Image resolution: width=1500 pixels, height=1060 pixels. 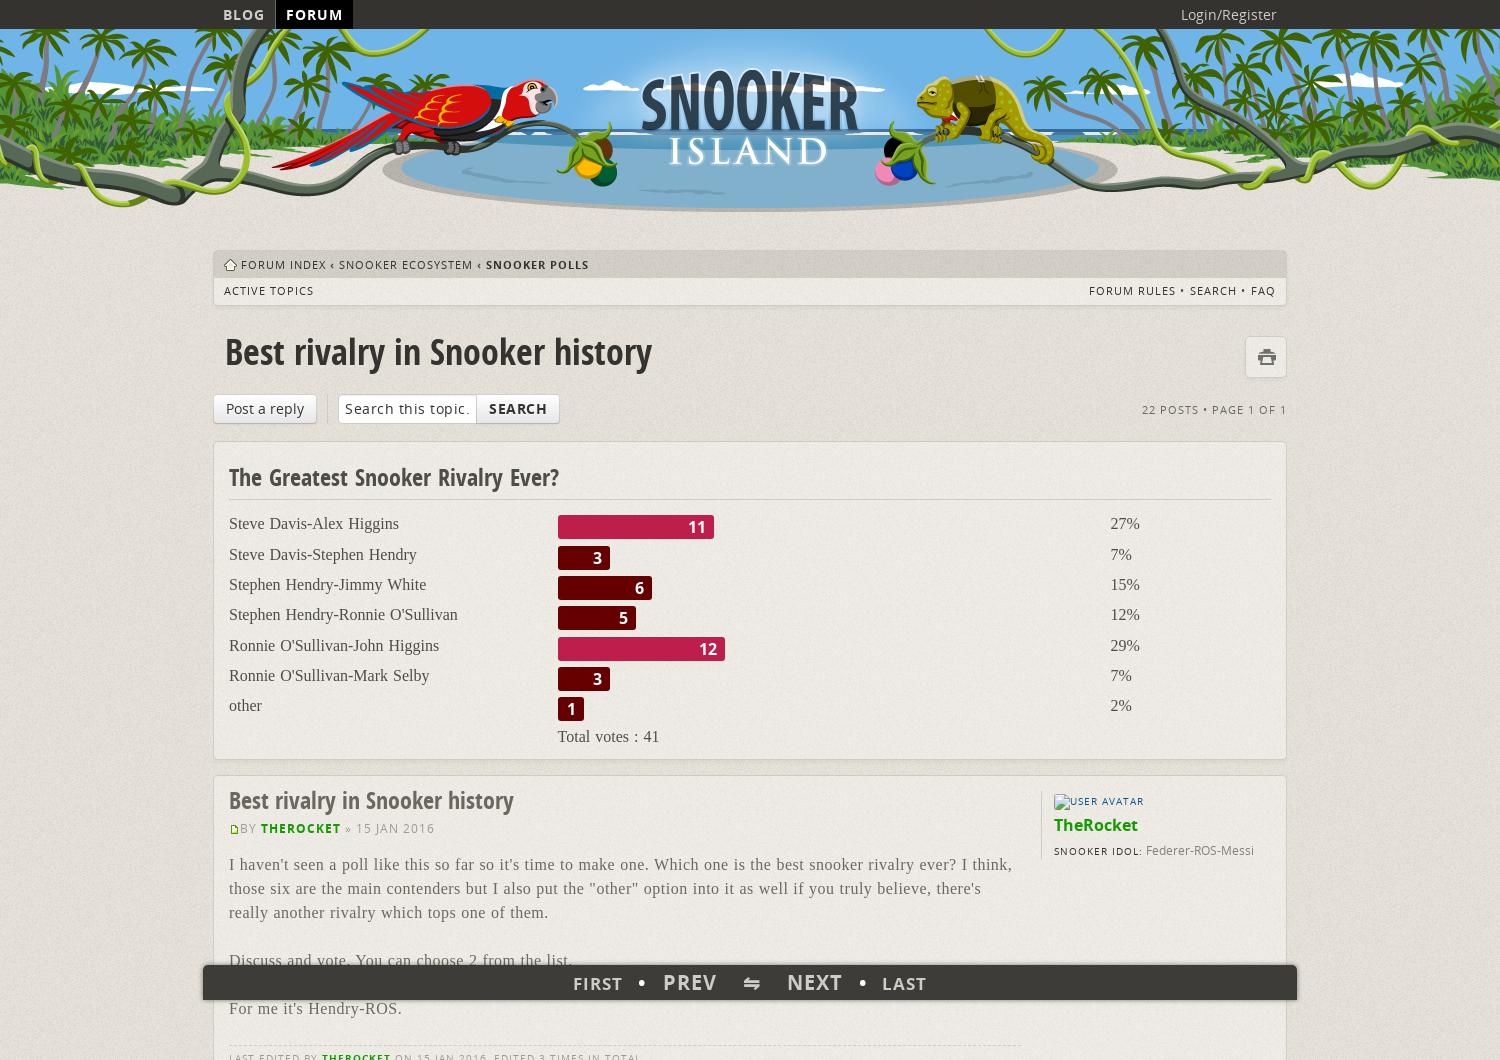 What do you see at coordinates (265, 406) in the screenshot?
I see `'Post a reply'` at bounding box center [265, 406].